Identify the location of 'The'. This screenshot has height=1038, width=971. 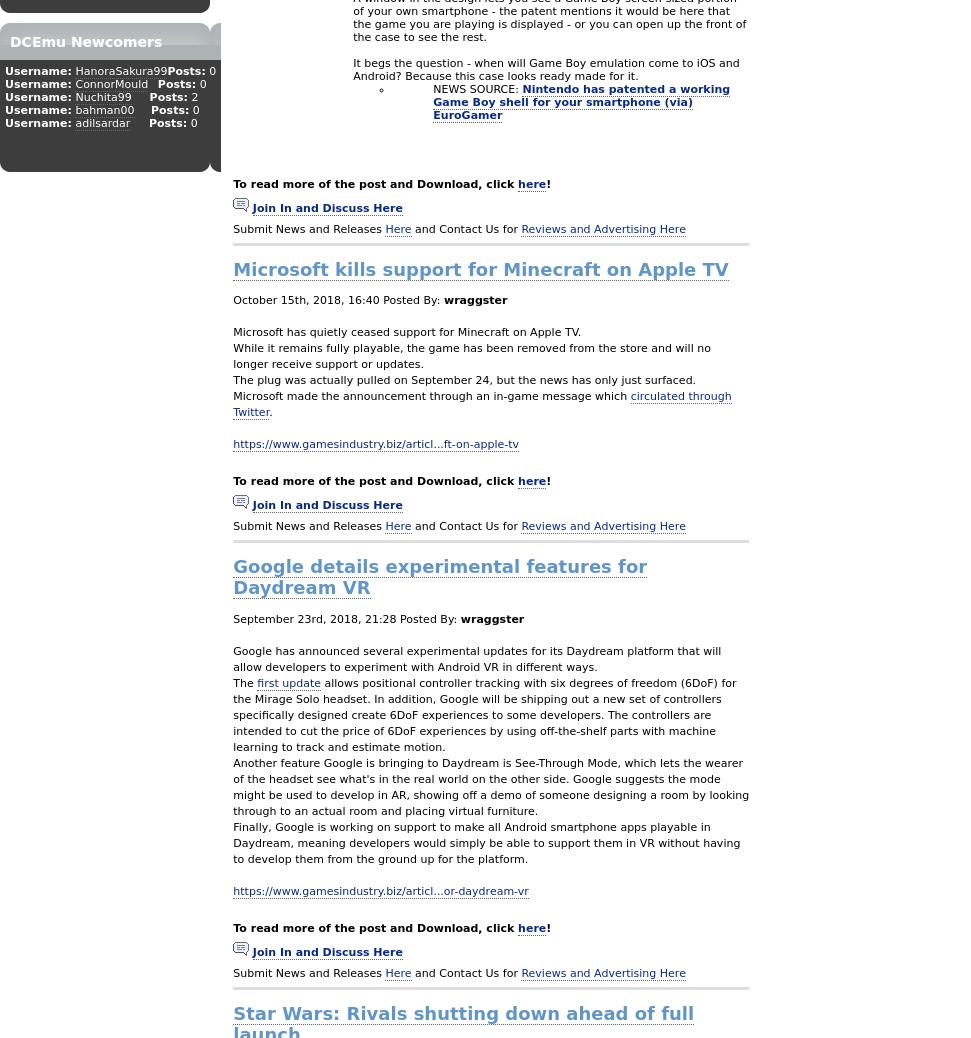
(244, 681).